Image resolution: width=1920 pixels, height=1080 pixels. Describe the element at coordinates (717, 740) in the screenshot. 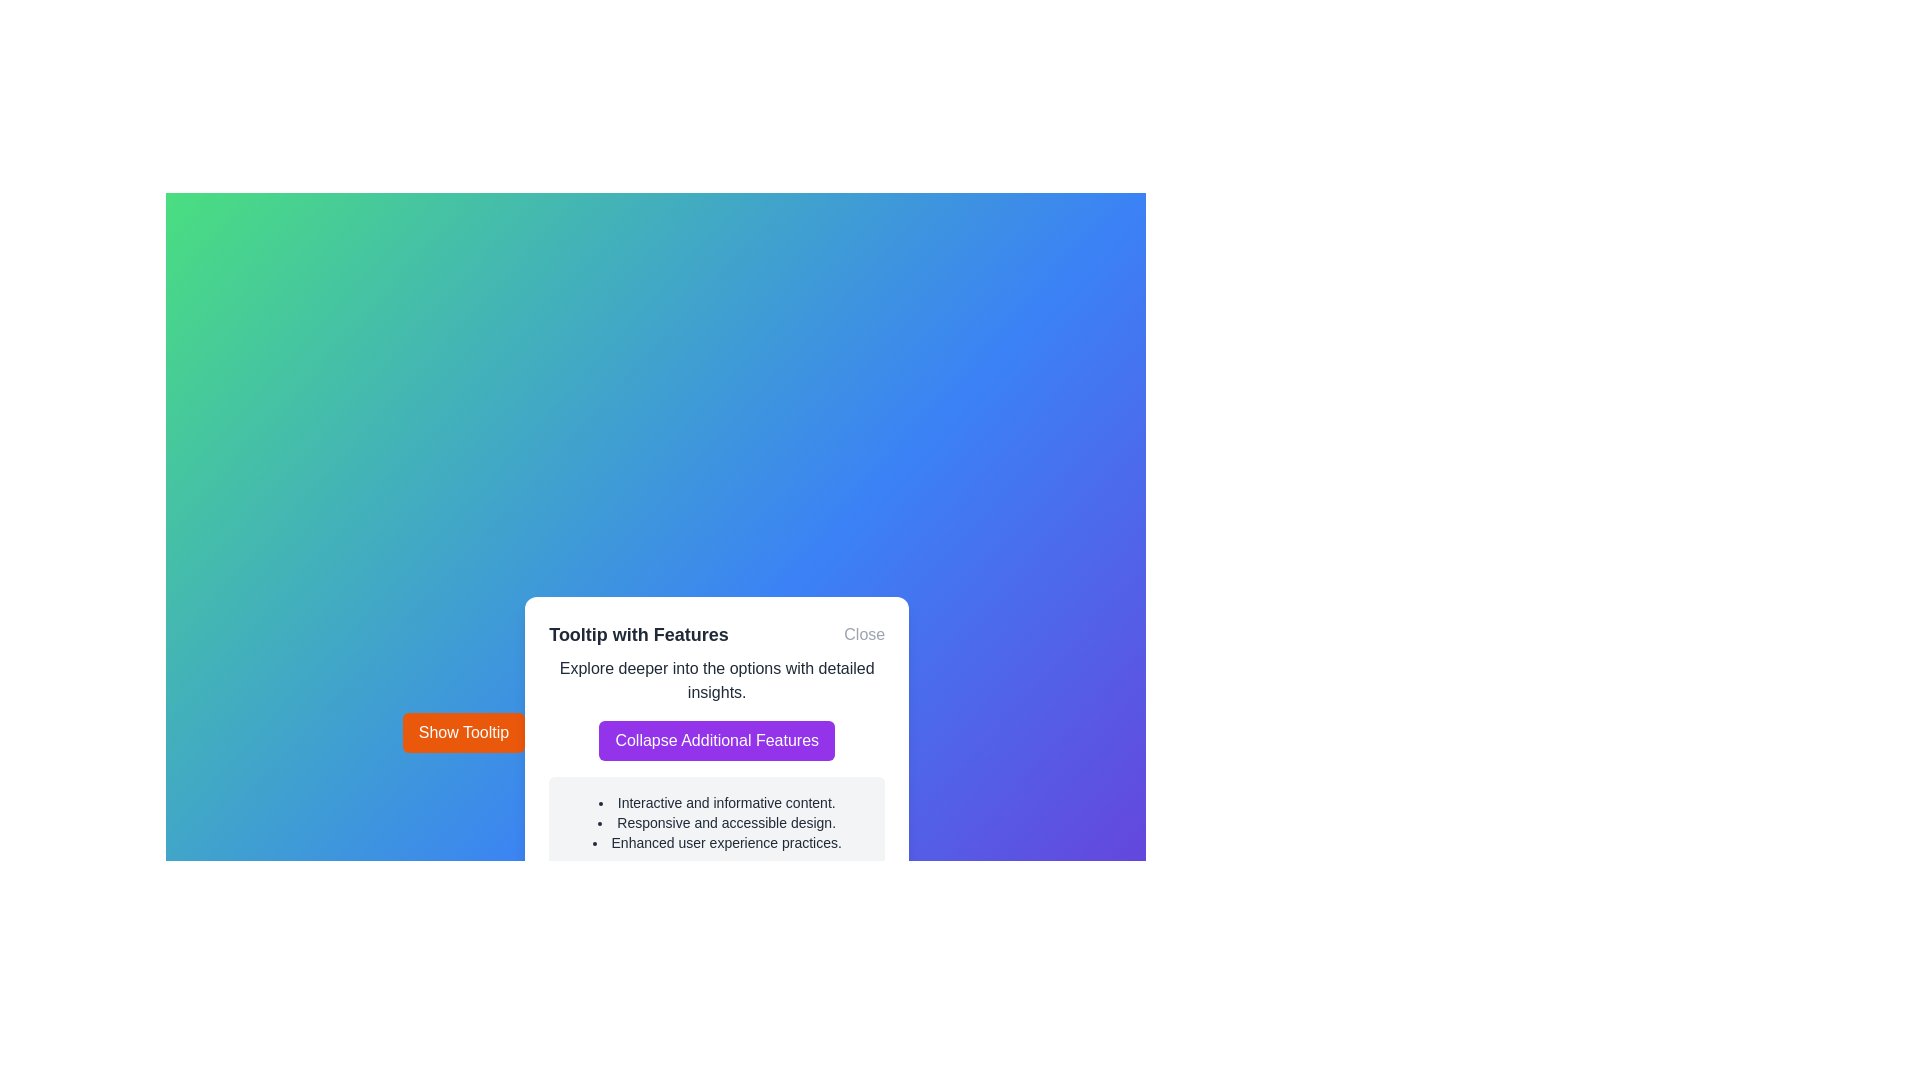

I see `the button with a purple background and white text saying 'Collapse Additional Features'` at that location.